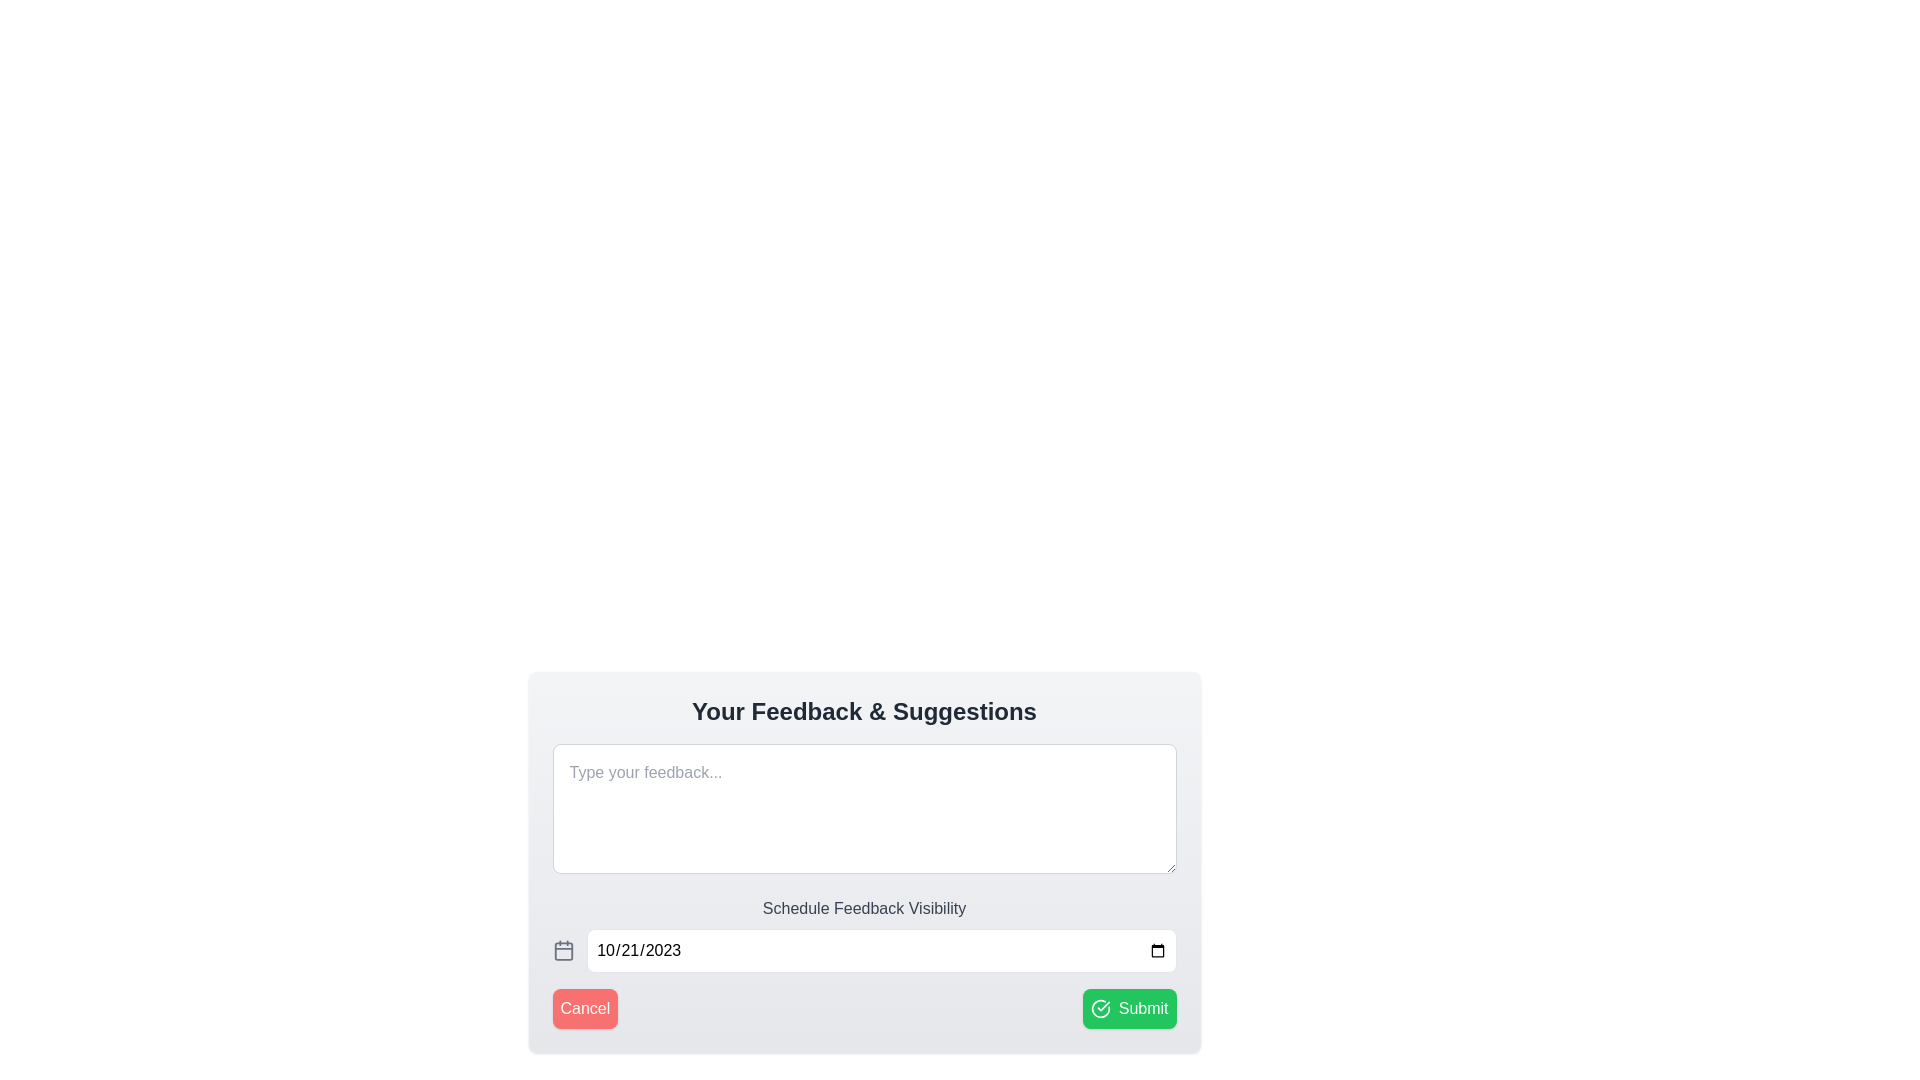 This screenshot has width=1920, height=1080. Describe the element at coordinates (584, 1009) in the screenshot. I see `the red 'Cancel' button with rounded corners and white text` at that location.